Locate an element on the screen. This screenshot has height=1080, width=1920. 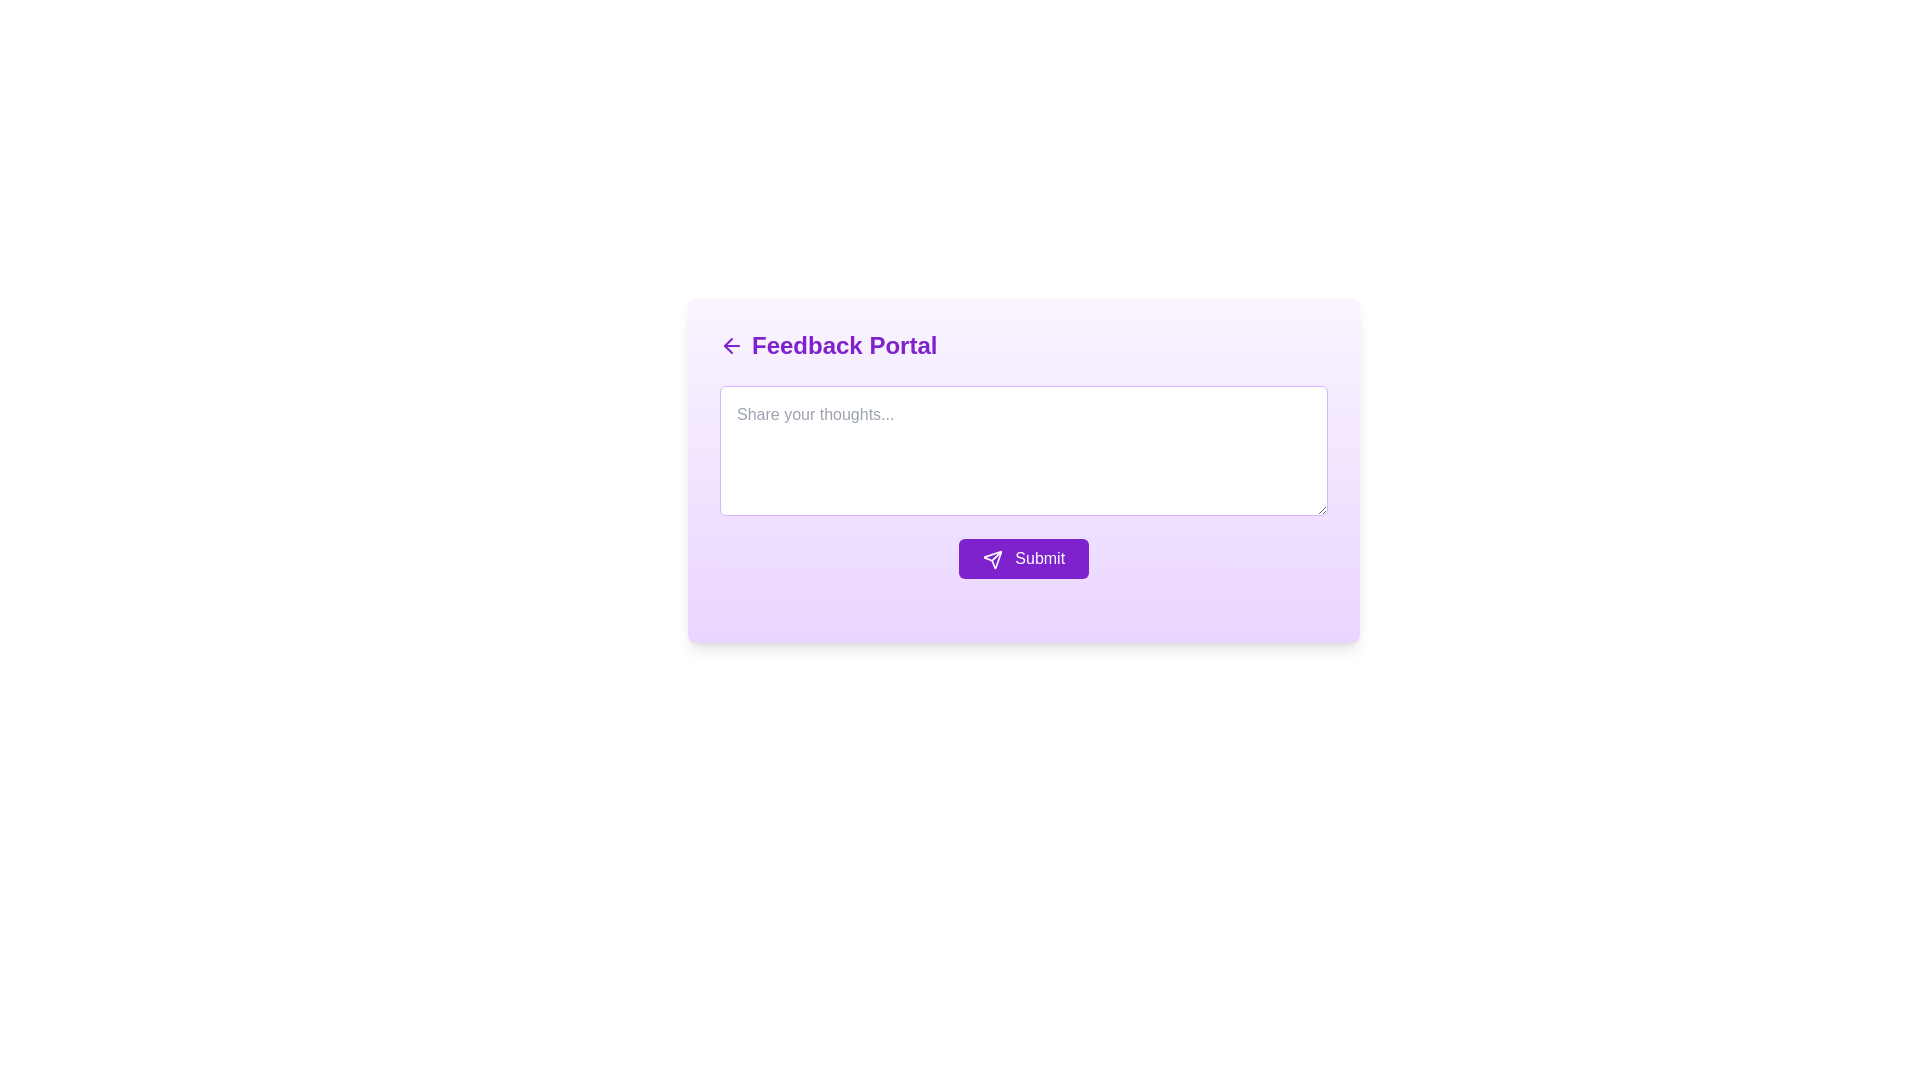
the purple 'Submit' button with a white paper airplane icon and white text located at the bottom of the feedback form card is located at coordinates (1023, 559).